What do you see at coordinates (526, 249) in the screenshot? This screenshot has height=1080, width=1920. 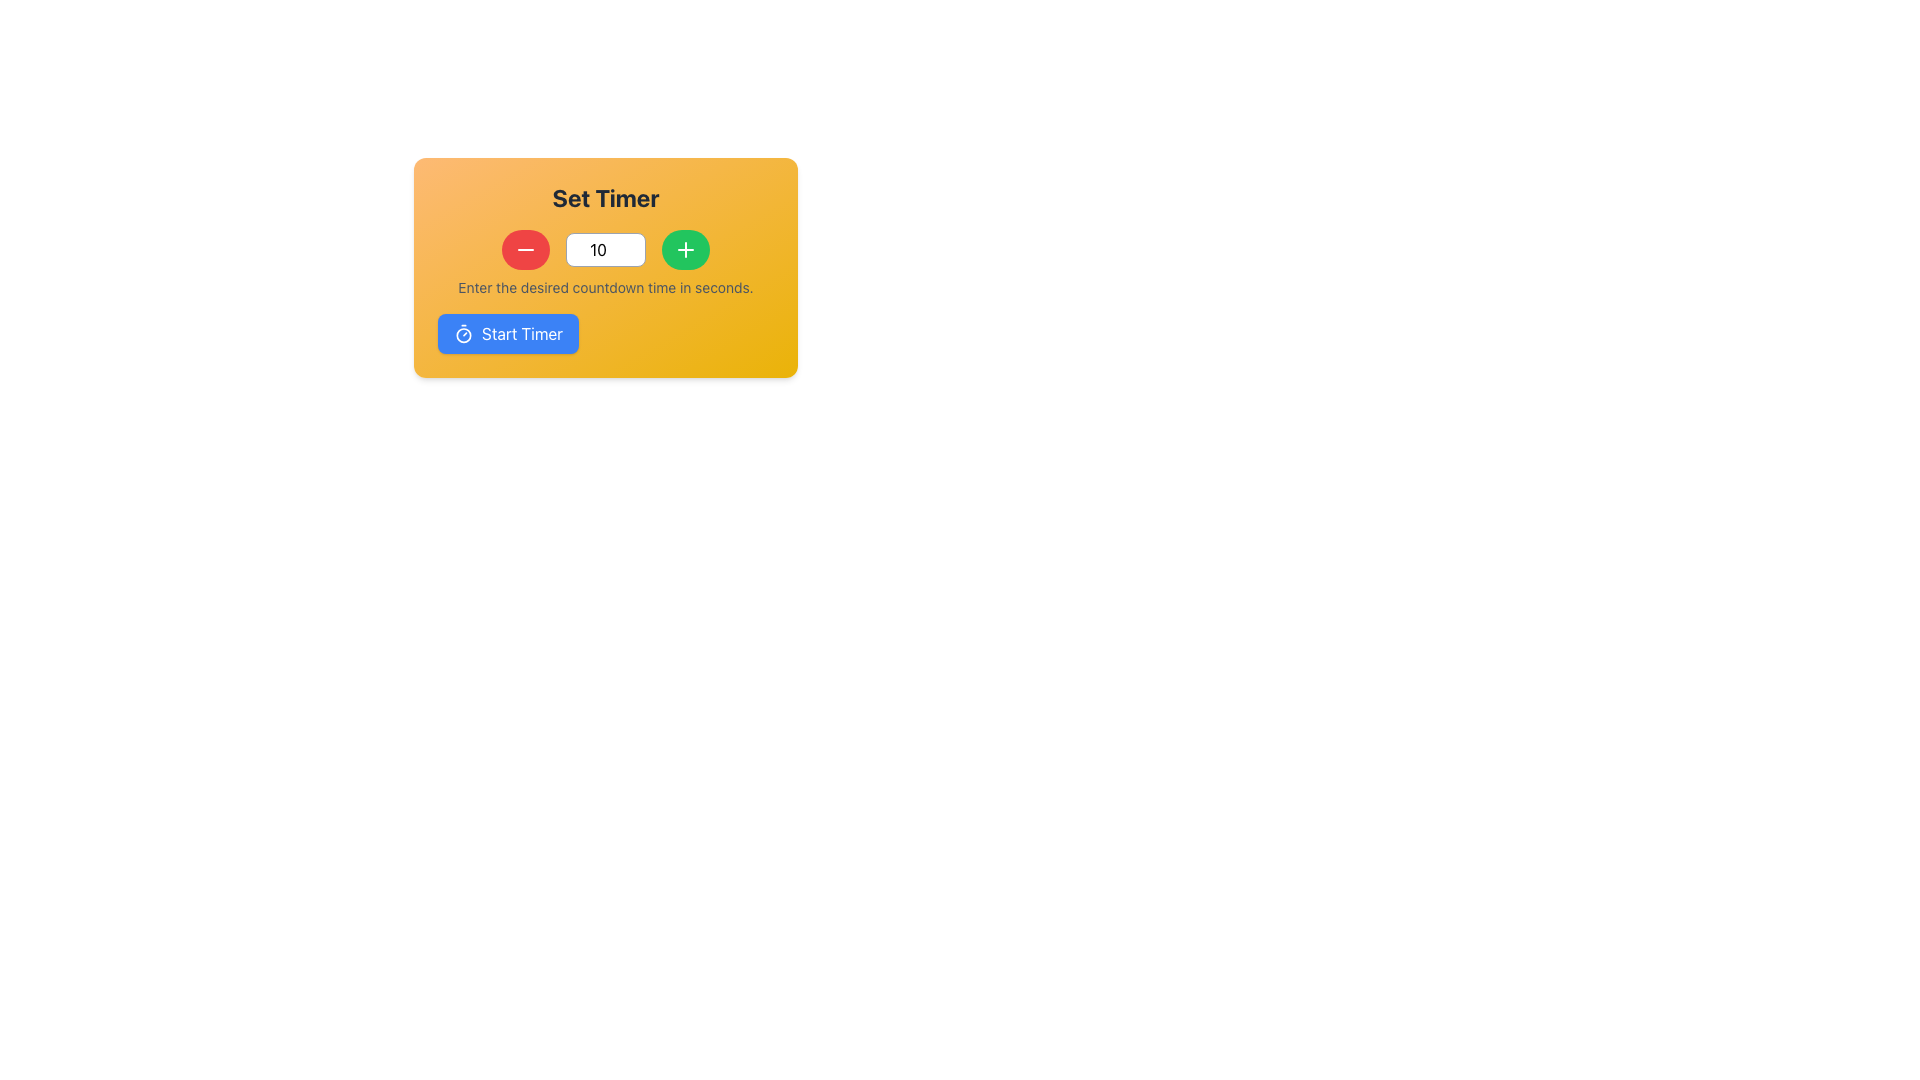 I see `red circular button with a white minus symbol, located to the left of a text input box in the timer setup interface` at bounding box center [526, 249].